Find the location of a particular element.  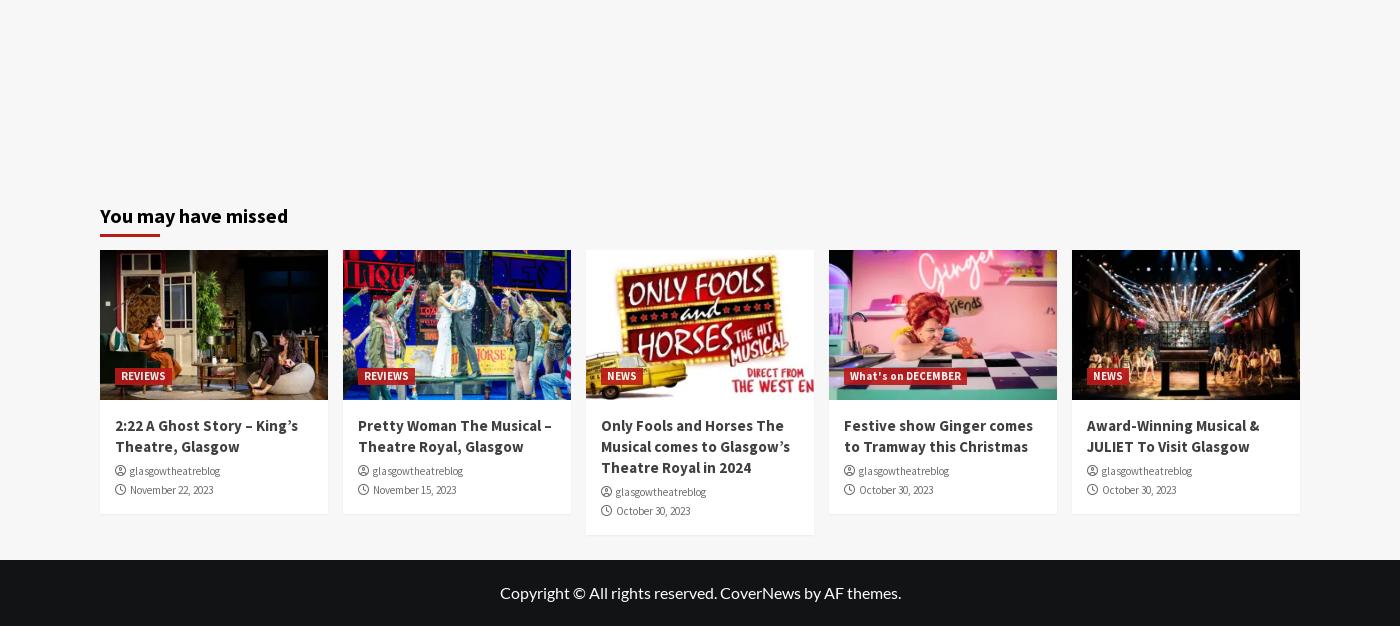

'Only Fools and Horses The Musical comes to Glasgow’s Theatre Royal in 2024' is located at coordinates (601, 445).